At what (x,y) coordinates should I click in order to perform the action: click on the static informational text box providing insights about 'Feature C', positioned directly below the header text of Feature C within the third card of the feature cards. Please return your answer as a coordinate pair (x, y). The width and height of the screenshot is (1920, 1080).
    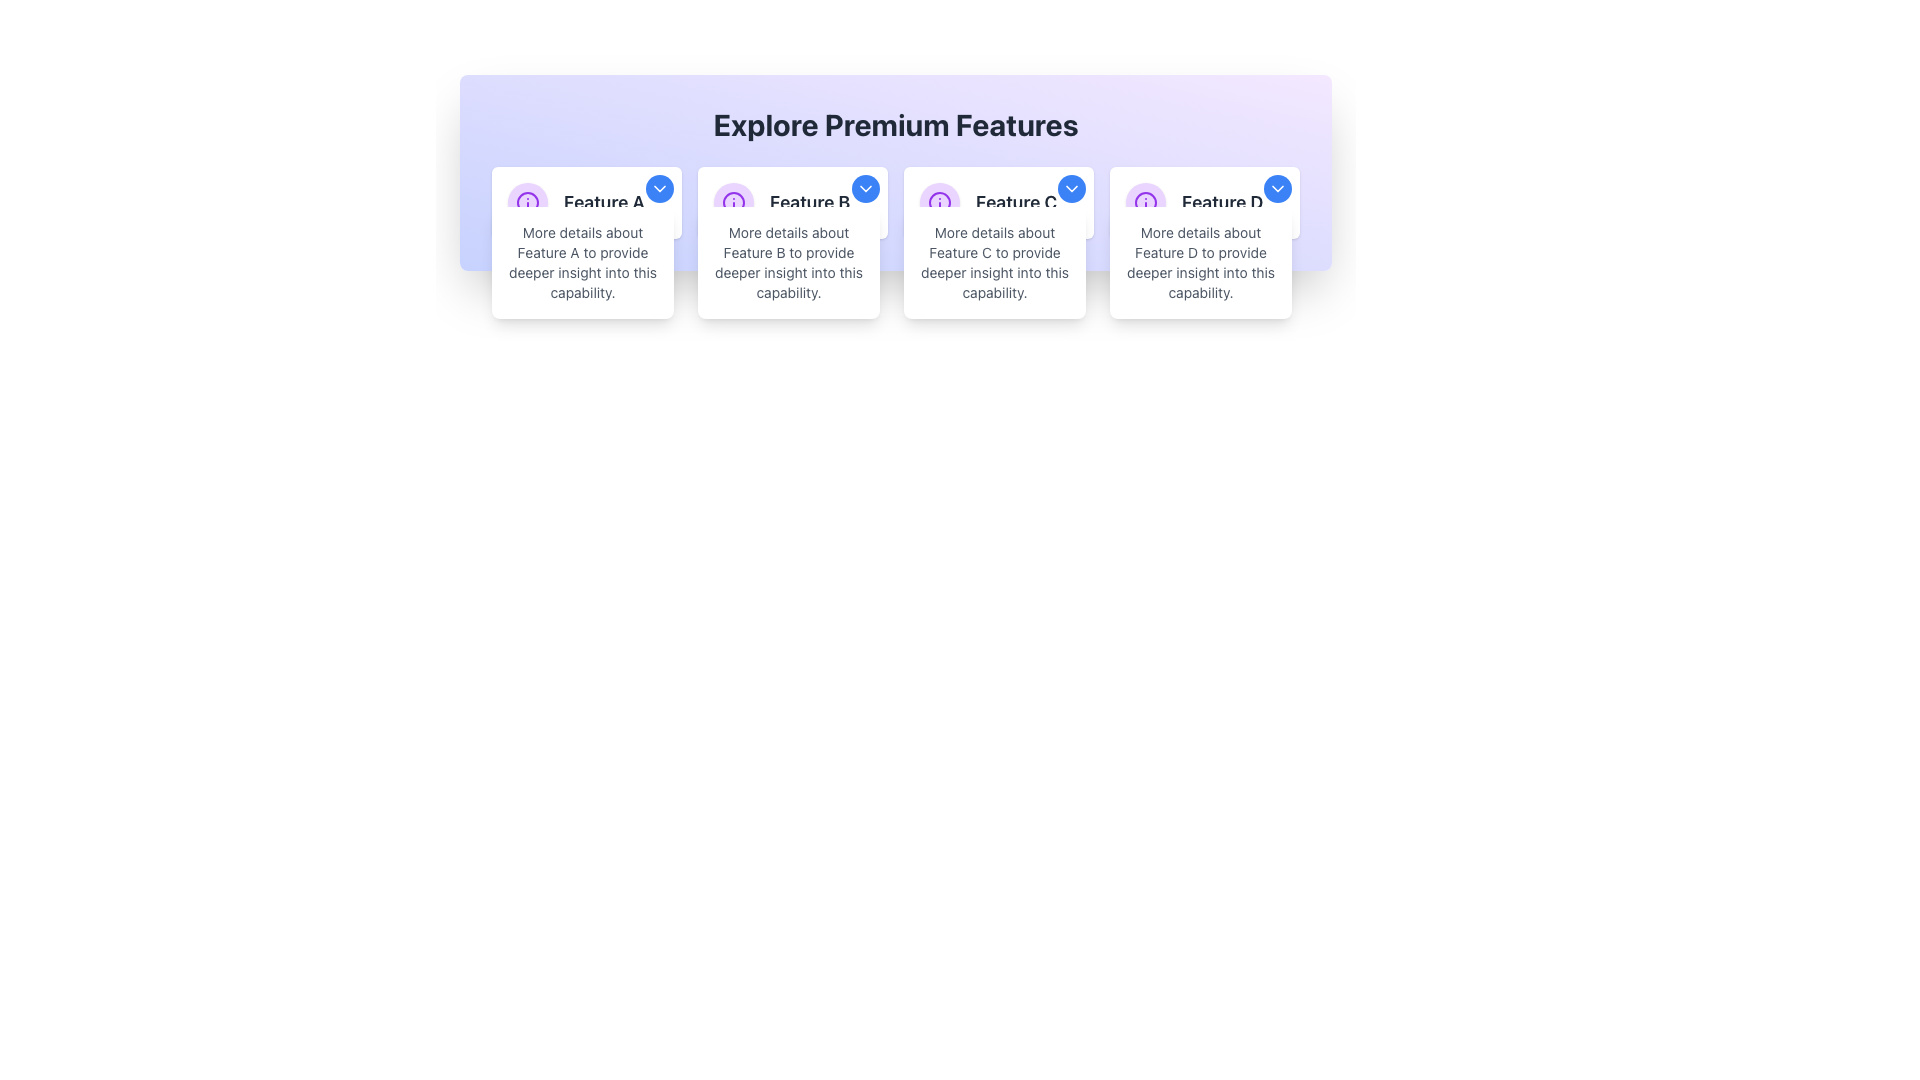
    Looking at the image, I should click on (994, 261).